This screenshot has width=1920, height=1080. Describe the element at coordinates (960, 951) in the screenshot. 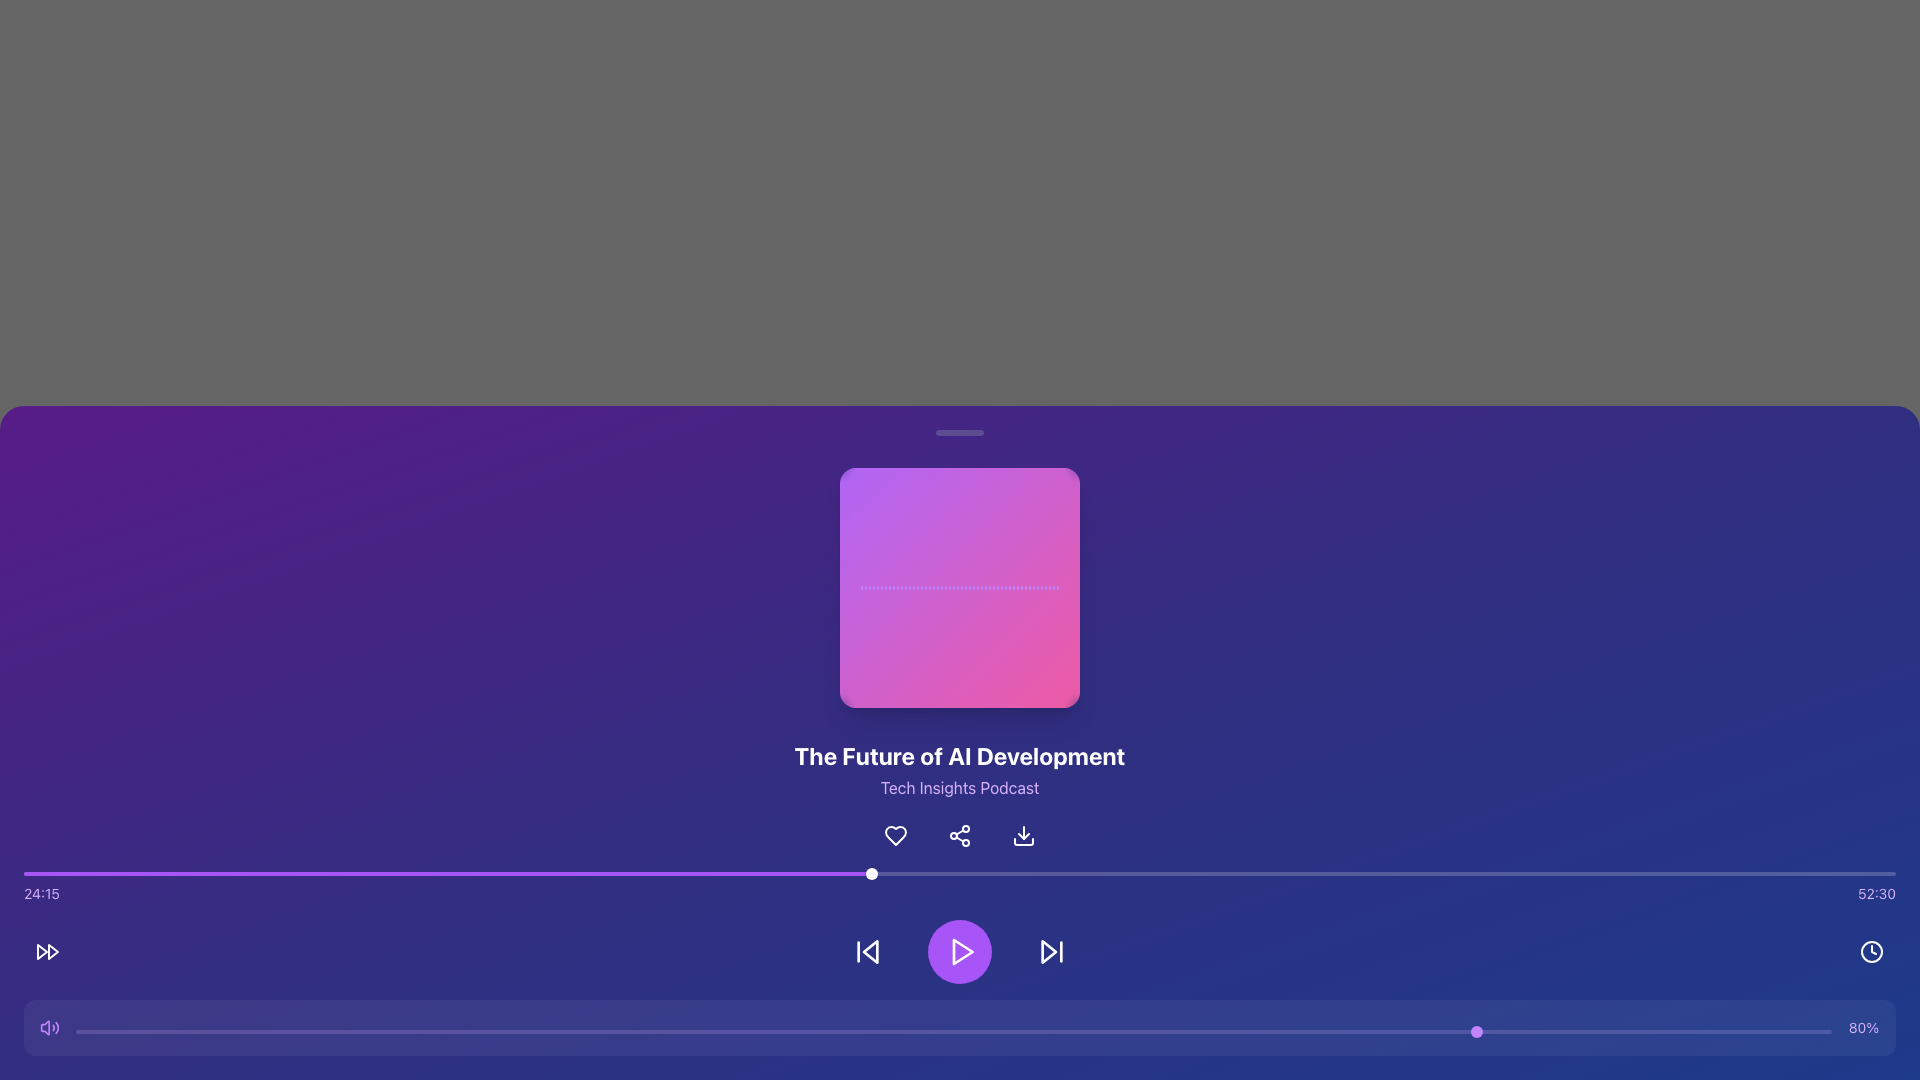

I see `the play button located centrally among its siblings in the media player control panel to play or pause the media` at that location.